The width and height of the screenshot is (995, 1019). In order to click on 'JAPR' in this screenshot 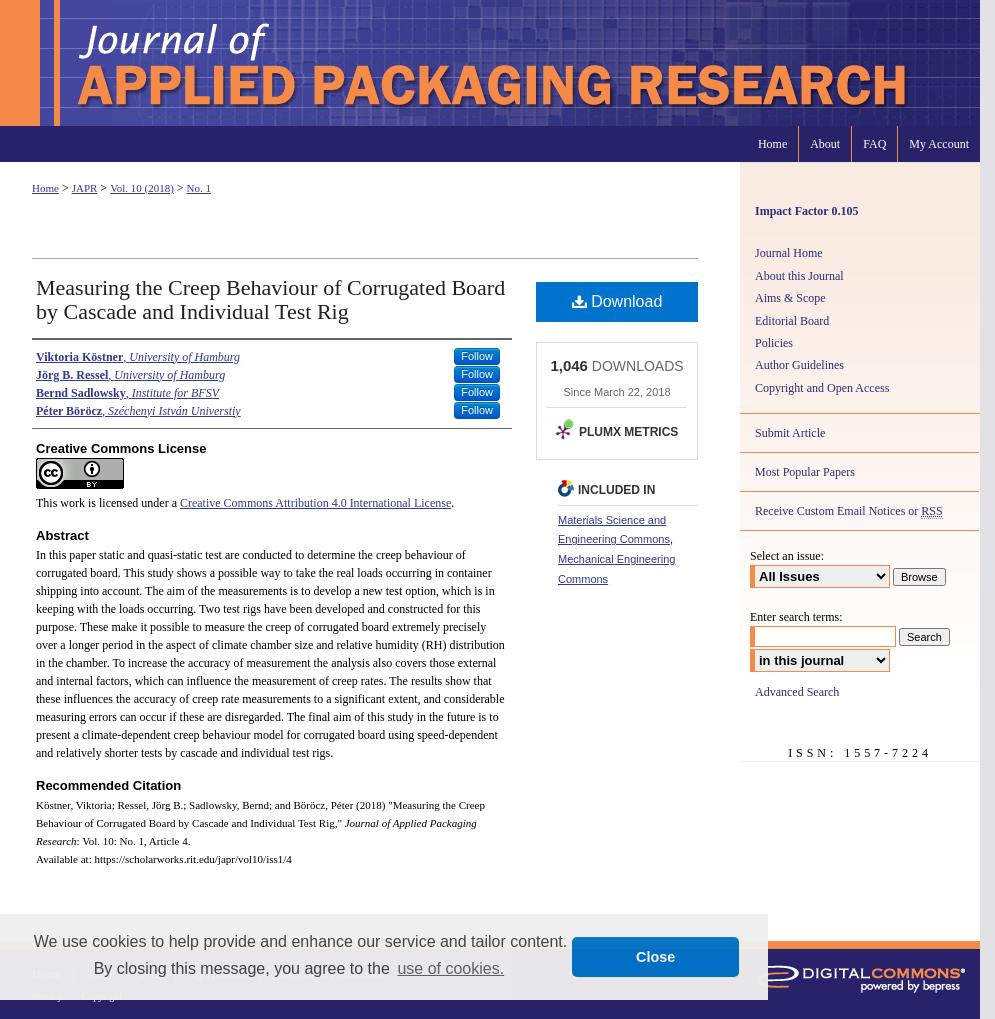, I will do `click(83, 187)`.